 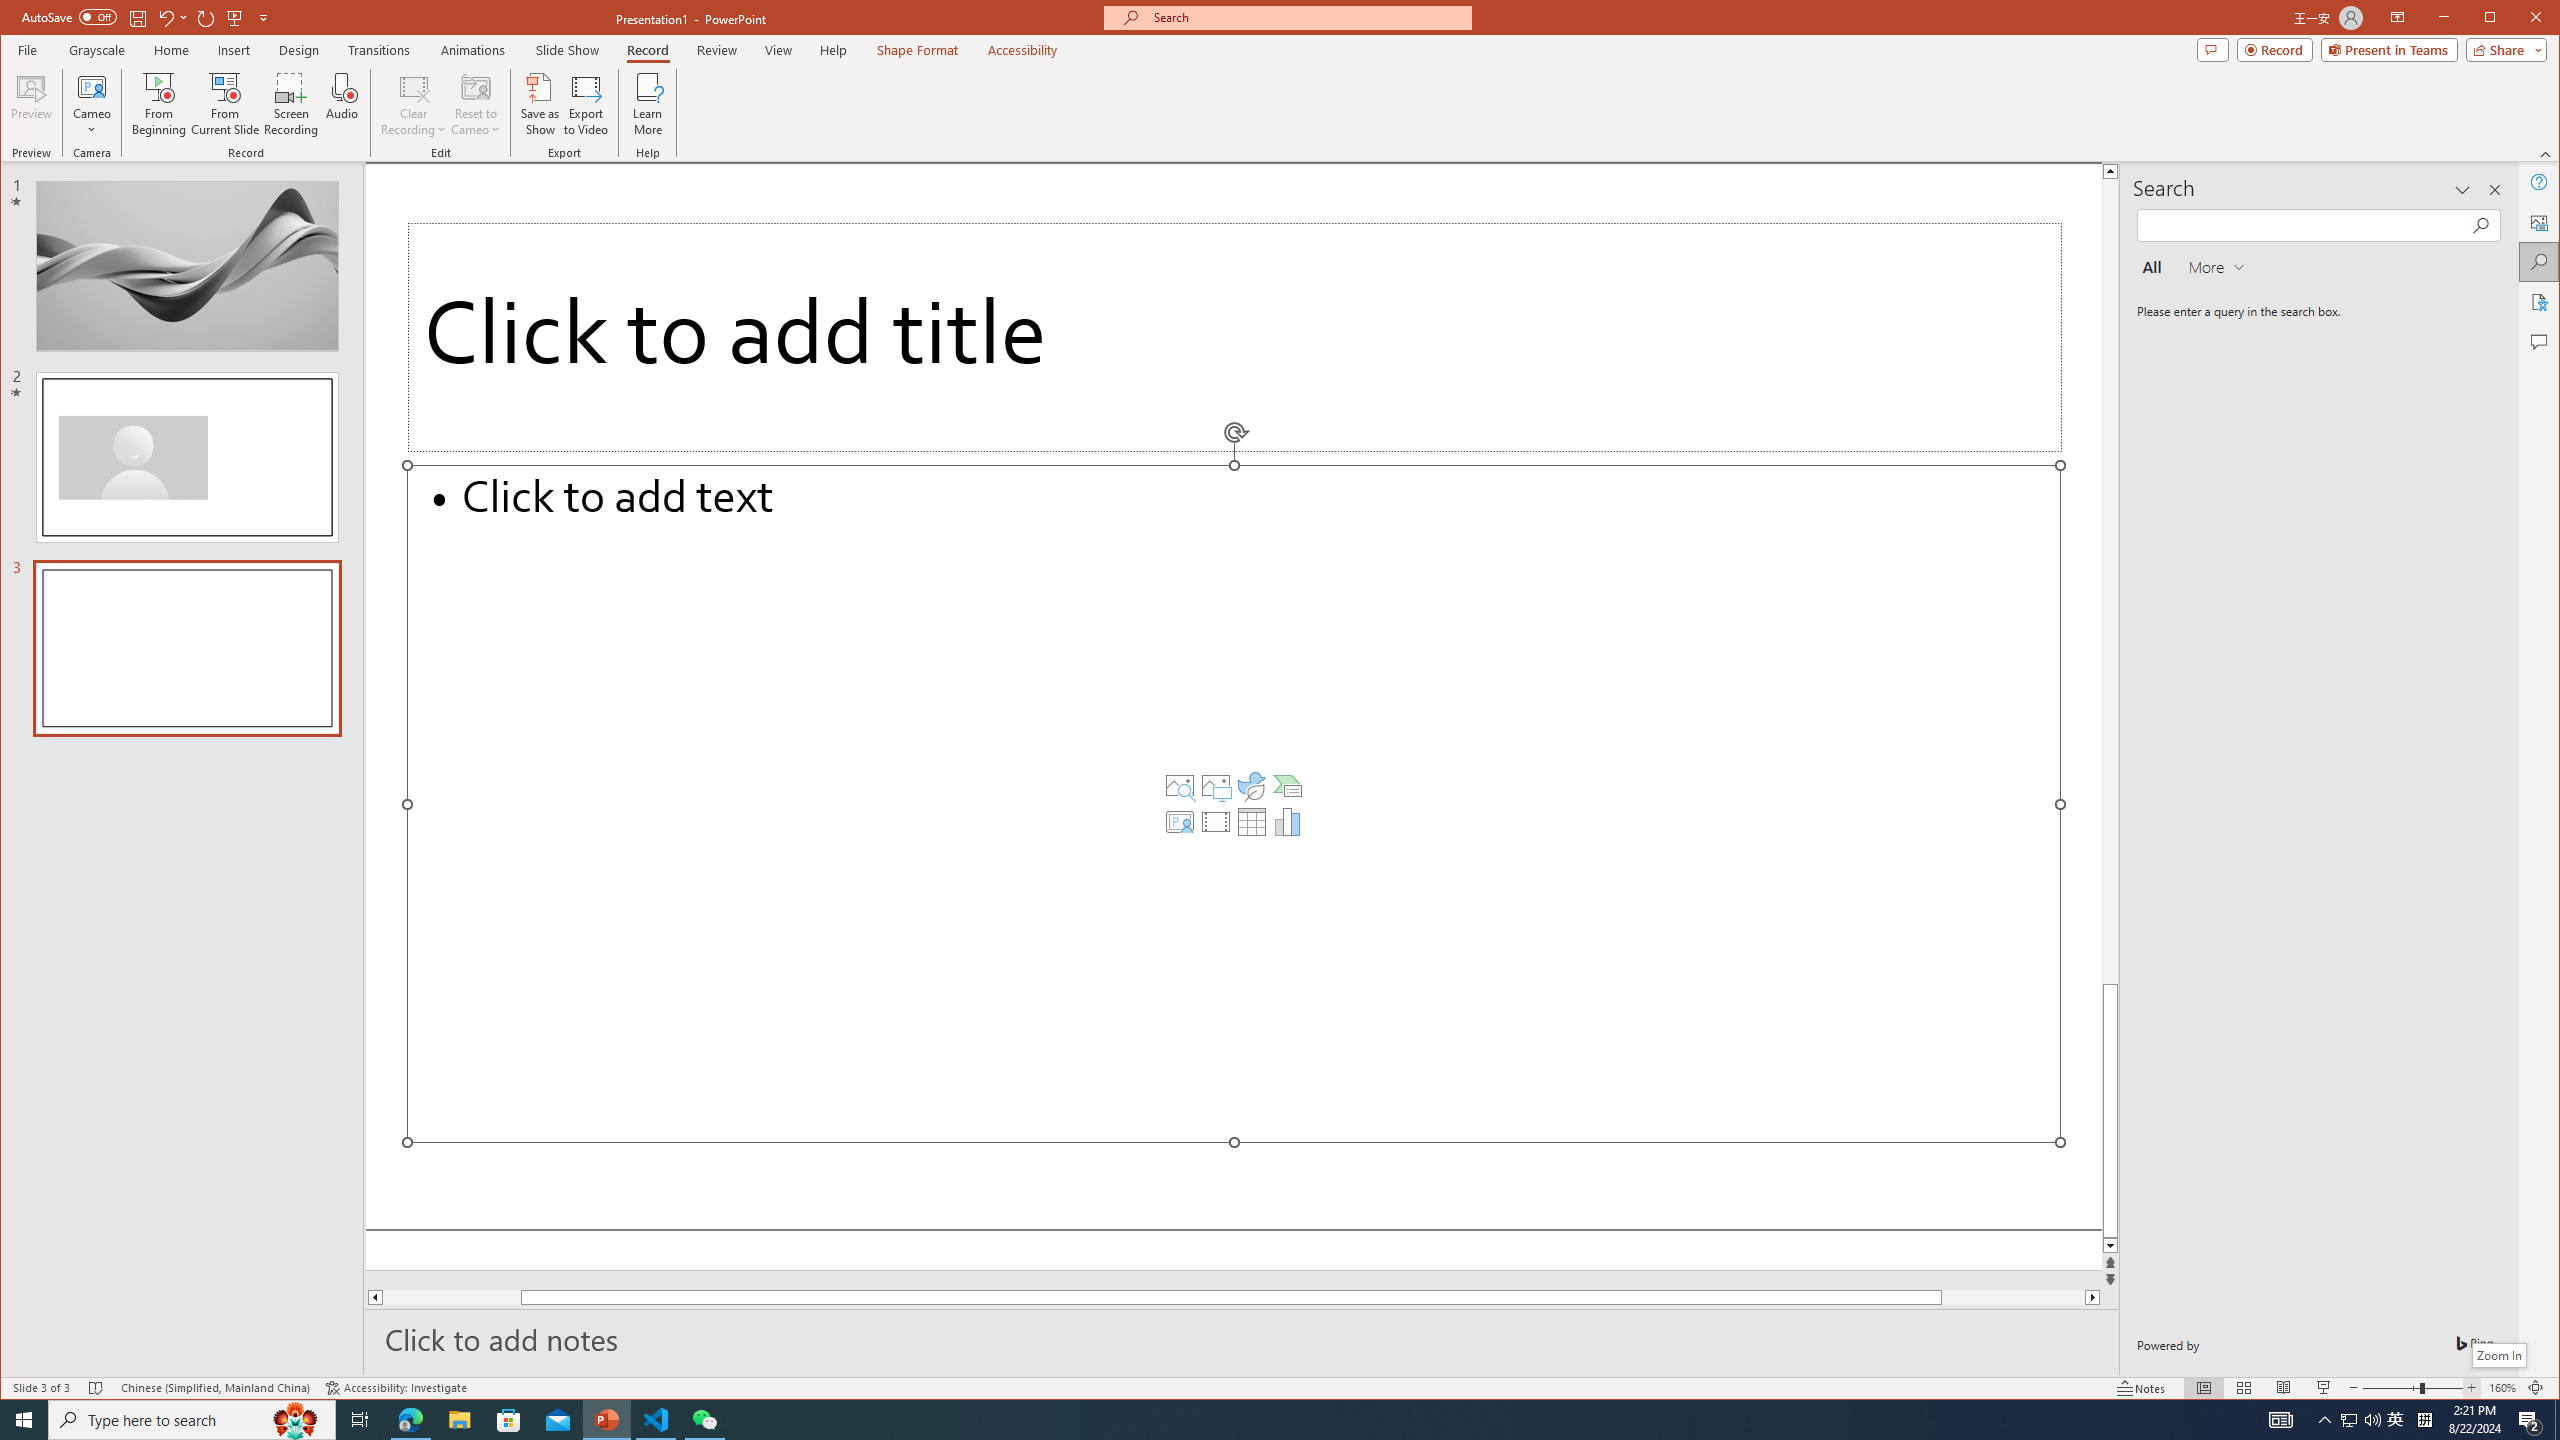 I want to click on 'Visual Studio Code - 1 running window', so click(x=656, y=1418).